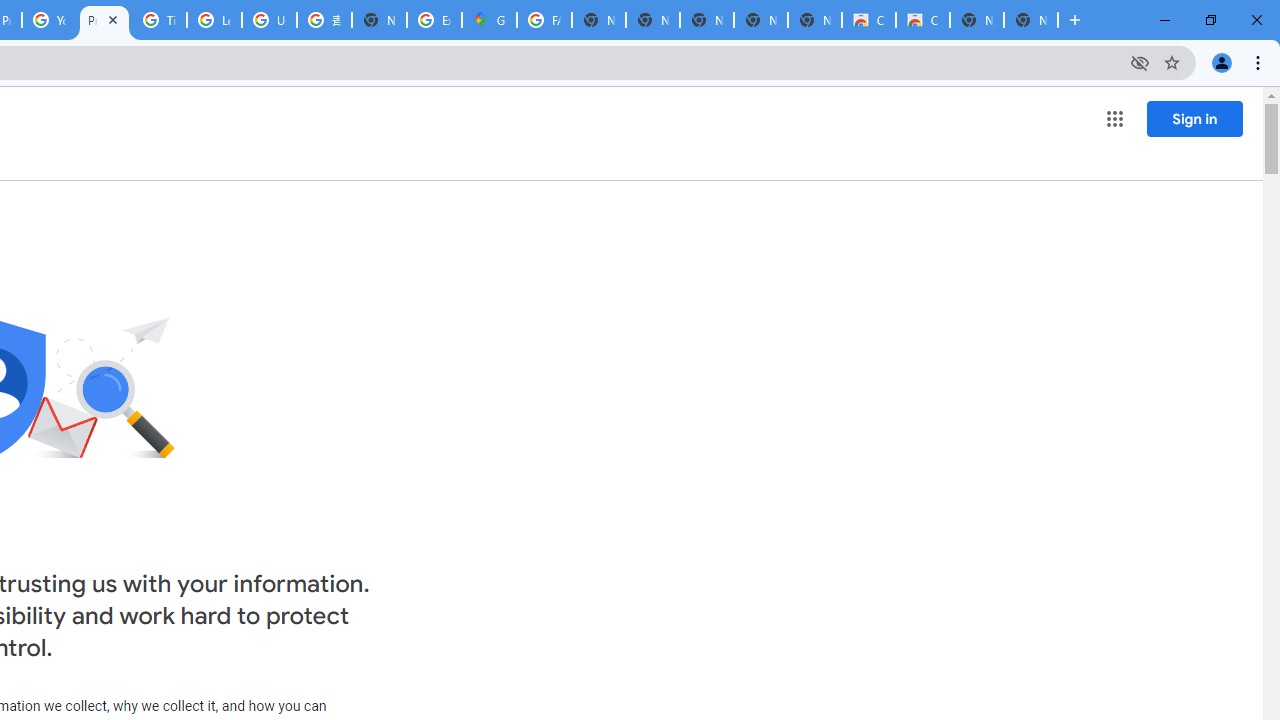  What do you see at coordinates (158, 20) in the screenshot?
I see `'Tips & tricks for Chrome - Google Chrome Help'` at bounding box center [158, 20].